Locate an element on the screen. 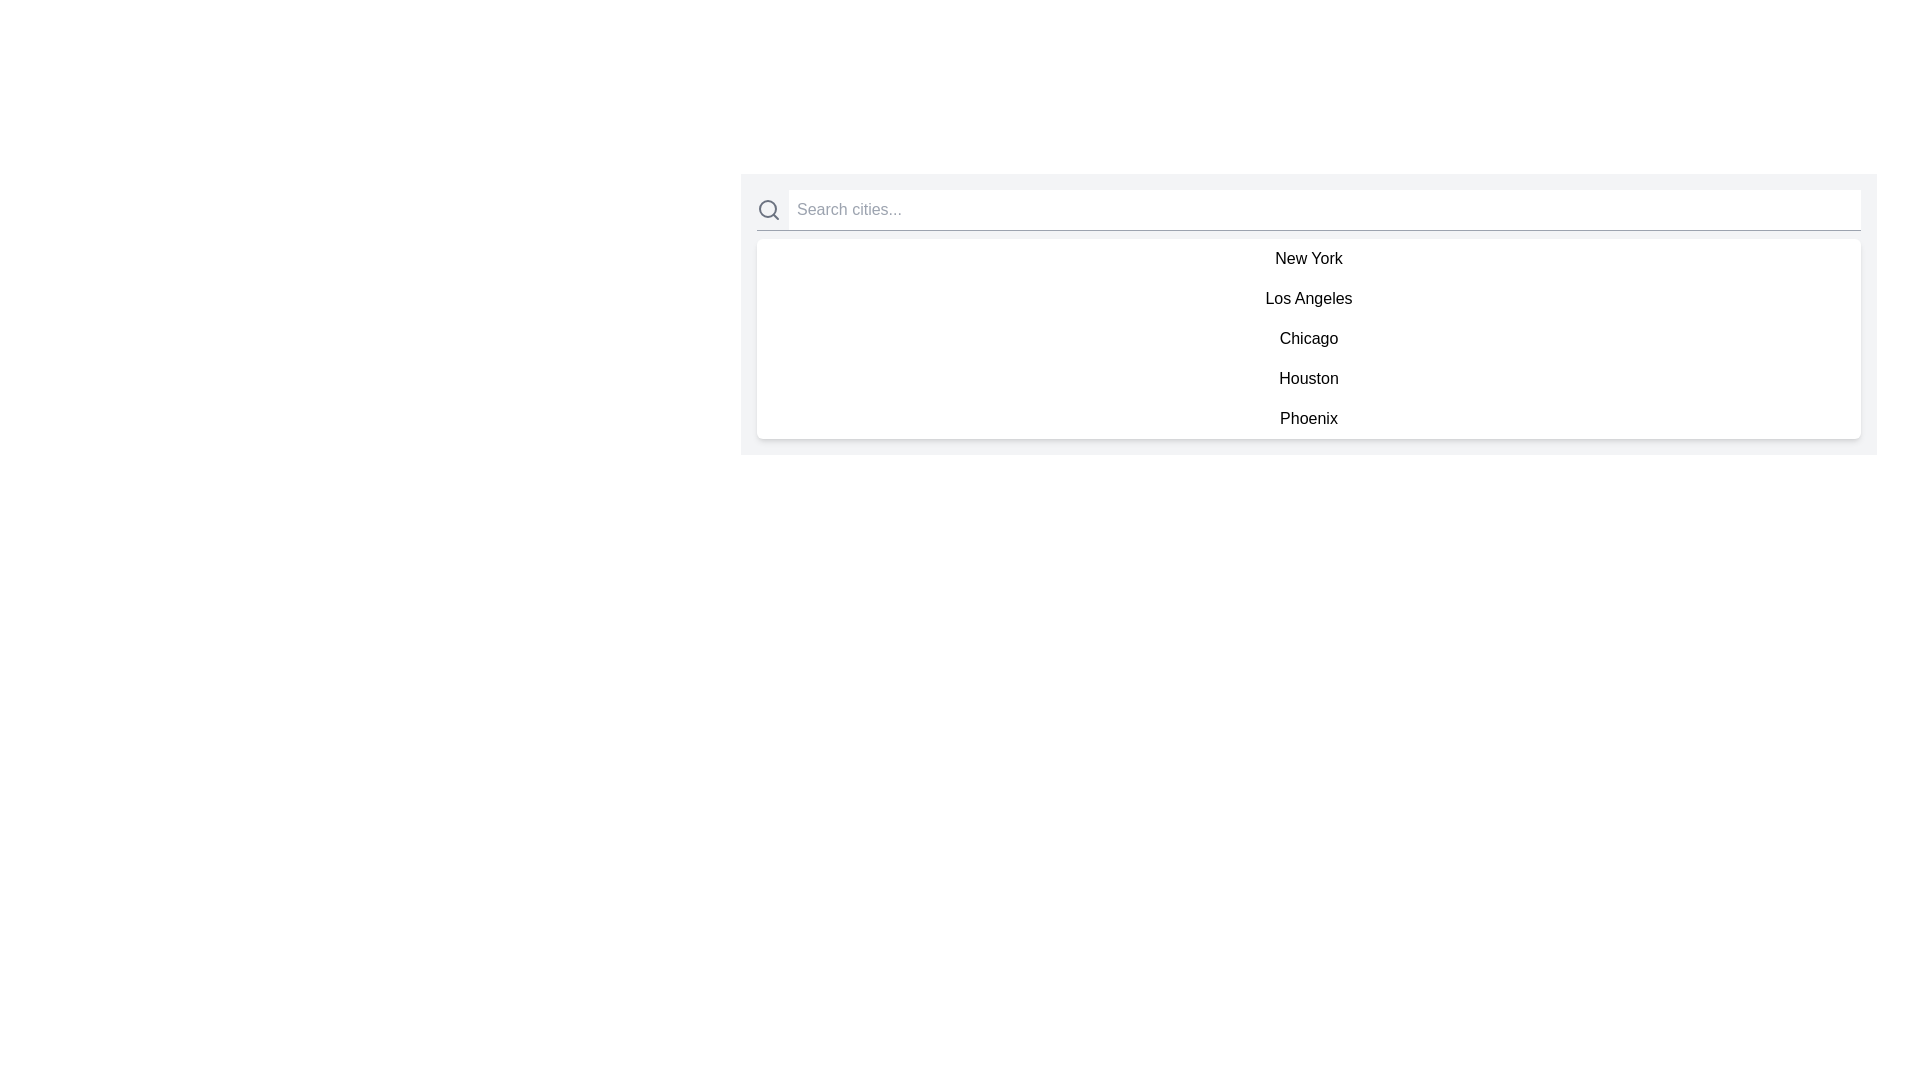  the first item in the vertical list of cities labeled 'New York' is located at coordinates (1309, 257).